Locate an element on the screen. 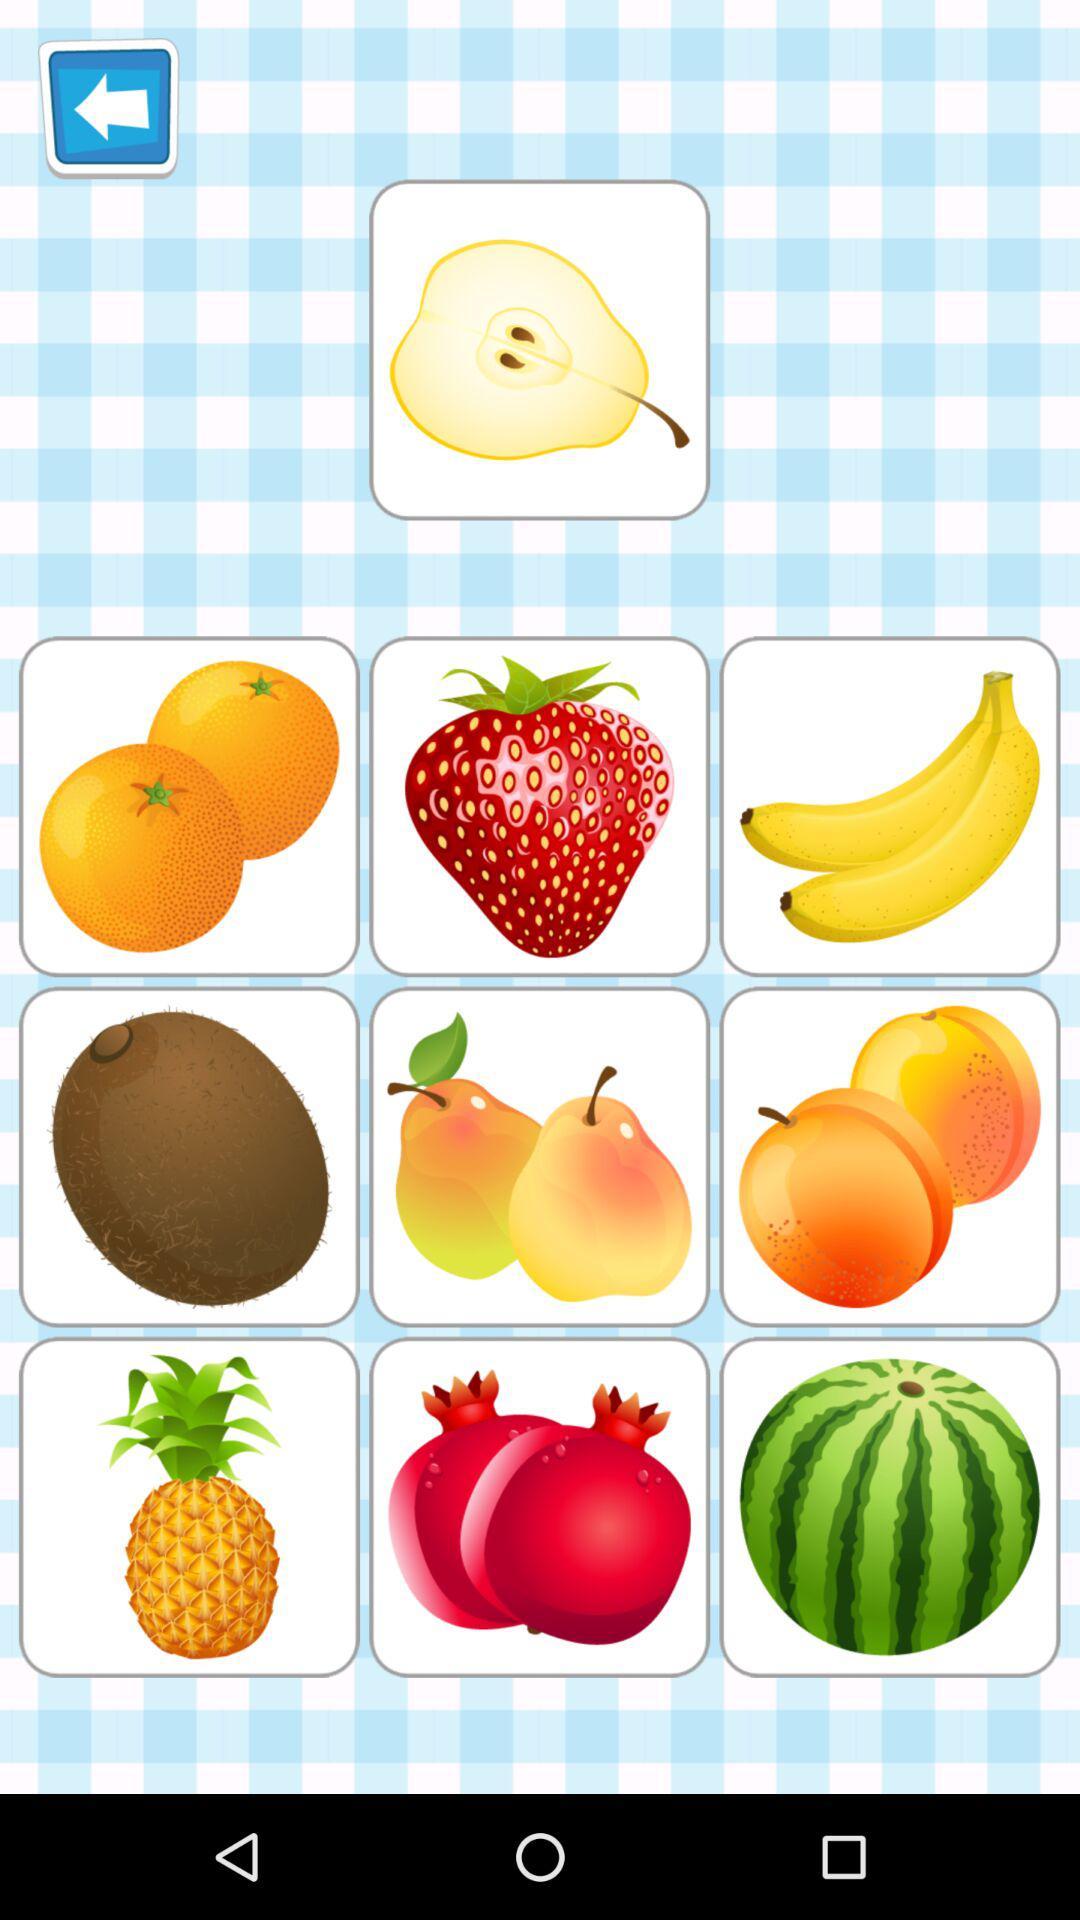  find a match is located at coordinates (538, 349).